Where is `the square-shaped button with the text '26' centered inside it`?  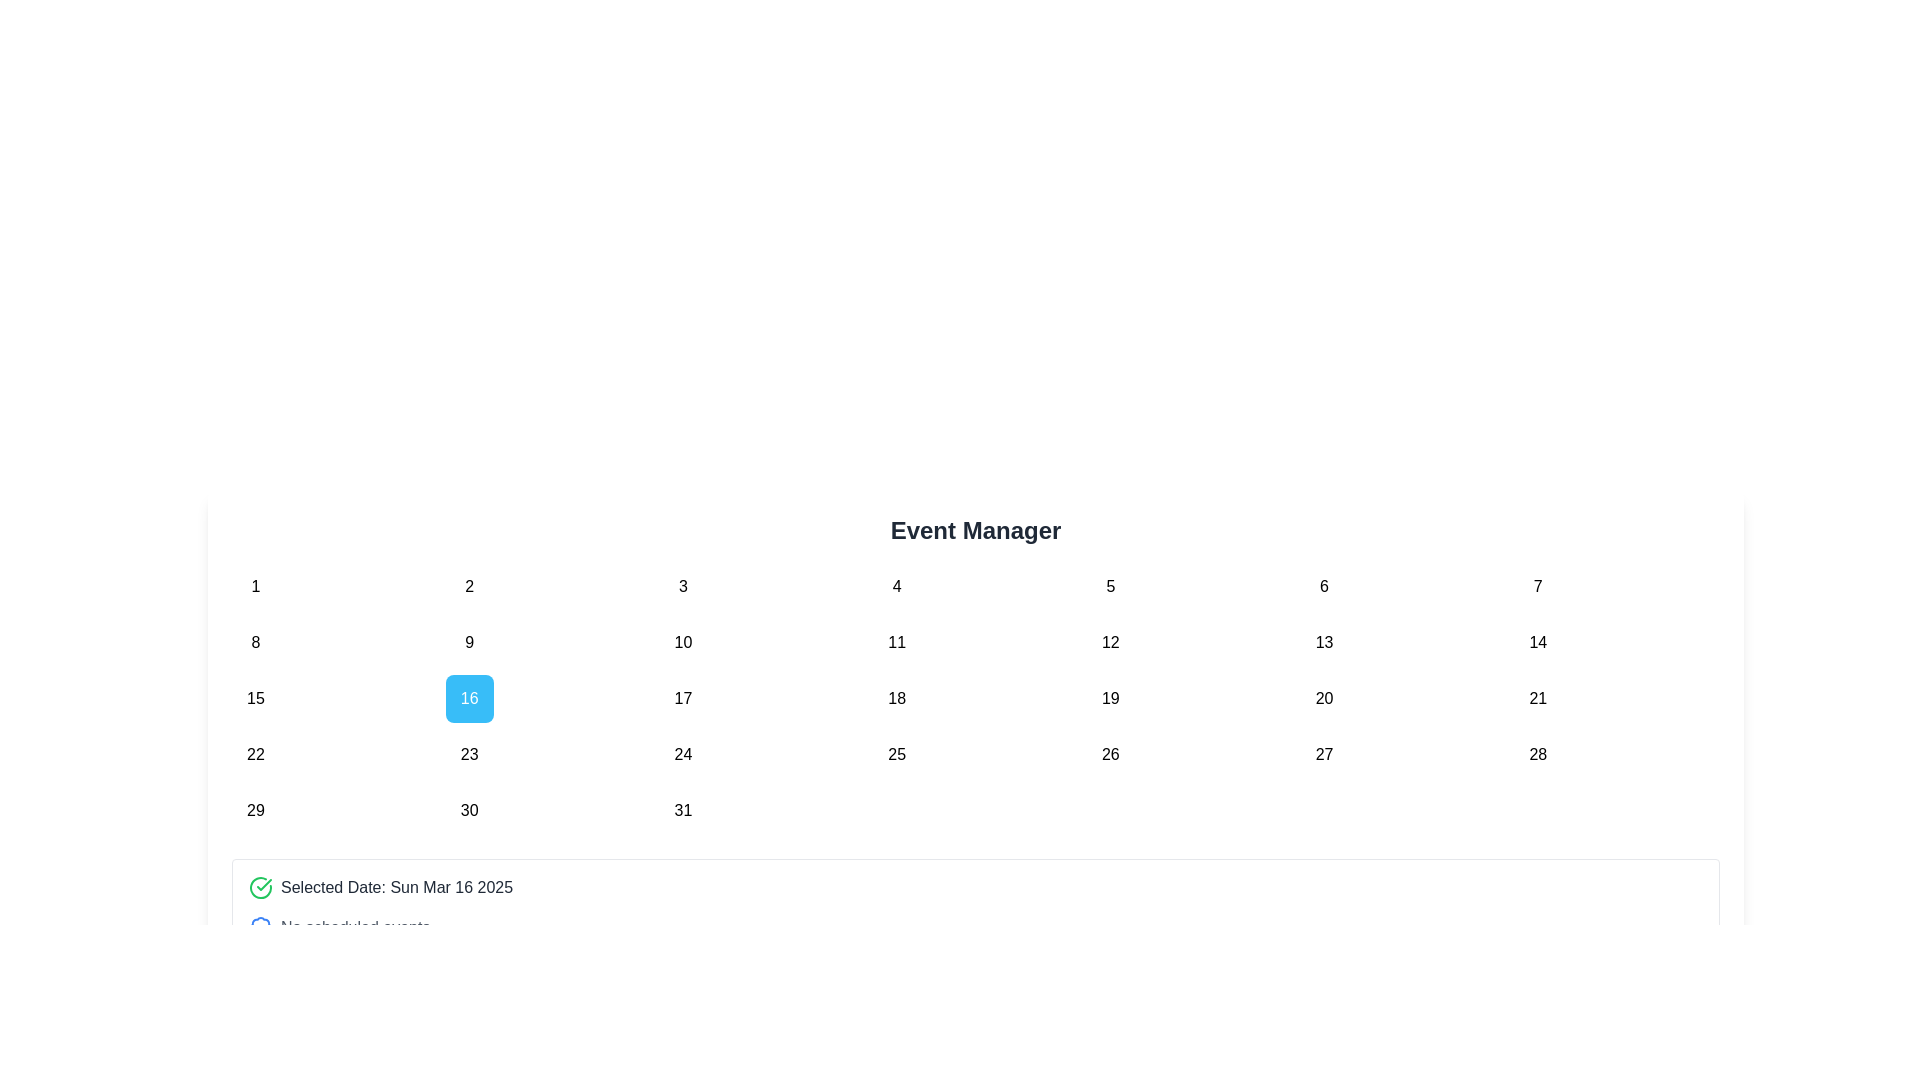
the square-shaped button with the text '26' centered inside it is located at coordinates (1109, 755).